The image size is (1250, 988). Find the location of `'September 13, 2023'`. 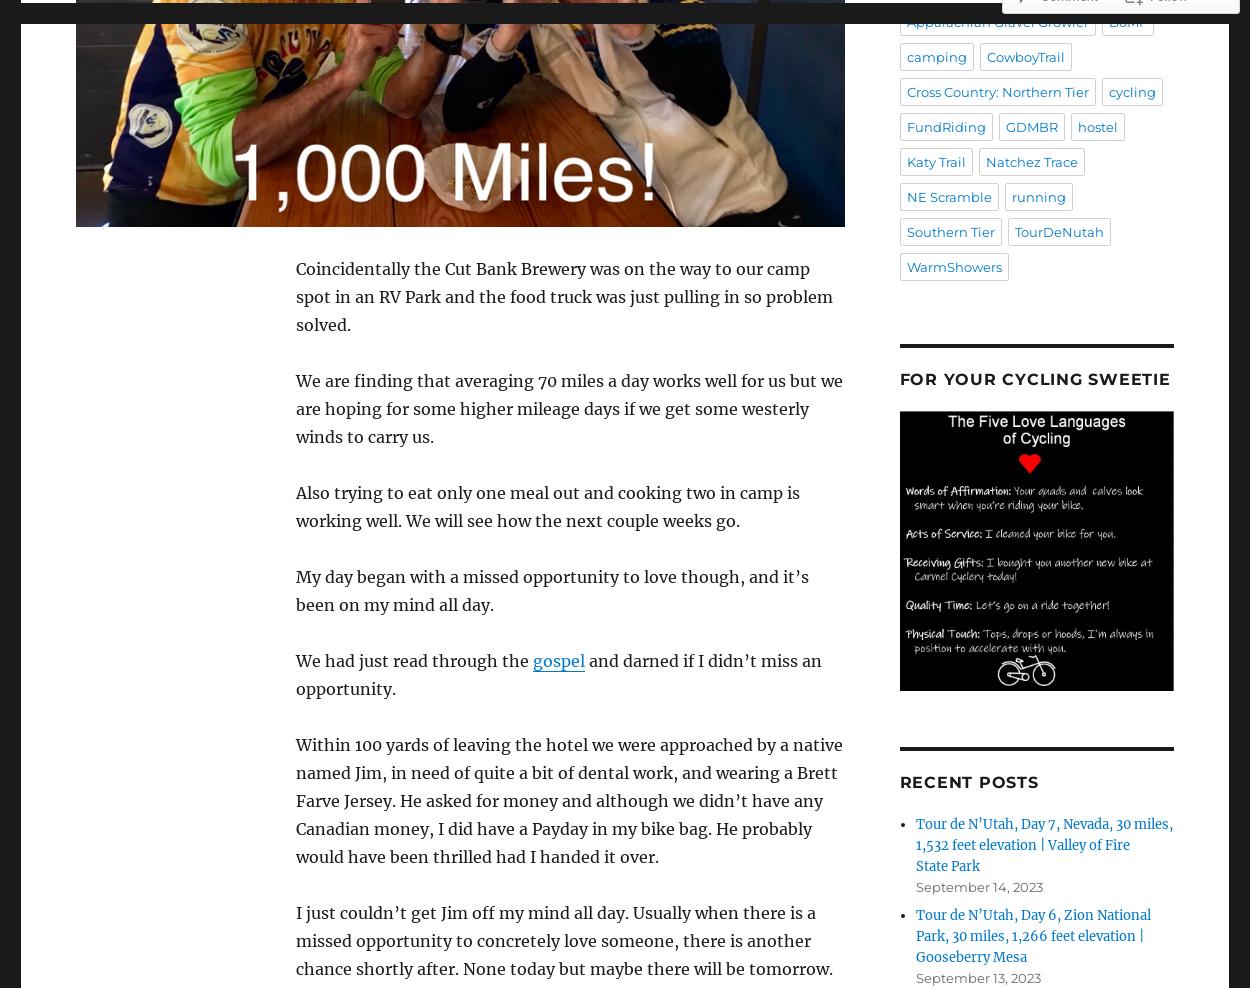

'September 13, 2023' is located at coordinates (976, 977).